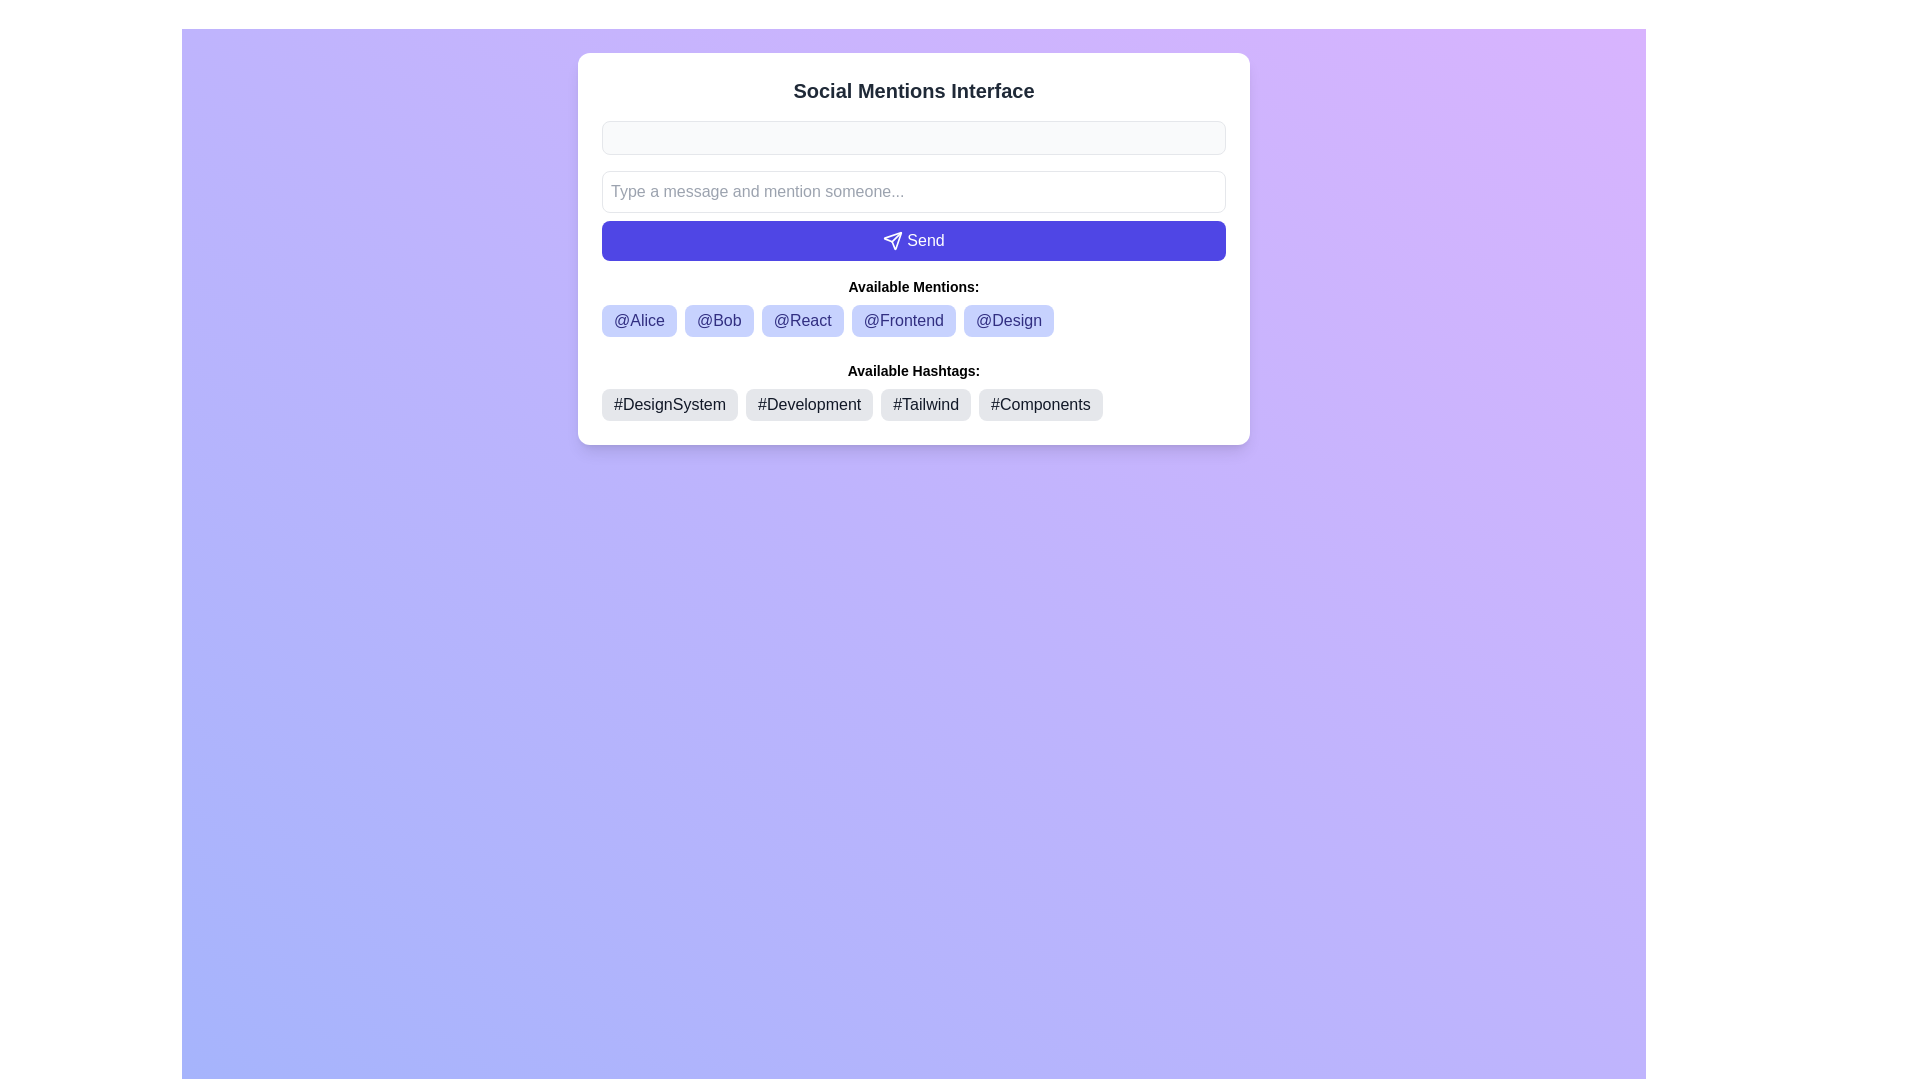 This screenshot has width=1920, height=1080. Describe the element at coordinates (912, 216) in the screenshot. I see `the 'Send' button, which is a rectangular indigo button with a white paper plane icon, located below the text entry field in the Social Mentions Interface` at that location.